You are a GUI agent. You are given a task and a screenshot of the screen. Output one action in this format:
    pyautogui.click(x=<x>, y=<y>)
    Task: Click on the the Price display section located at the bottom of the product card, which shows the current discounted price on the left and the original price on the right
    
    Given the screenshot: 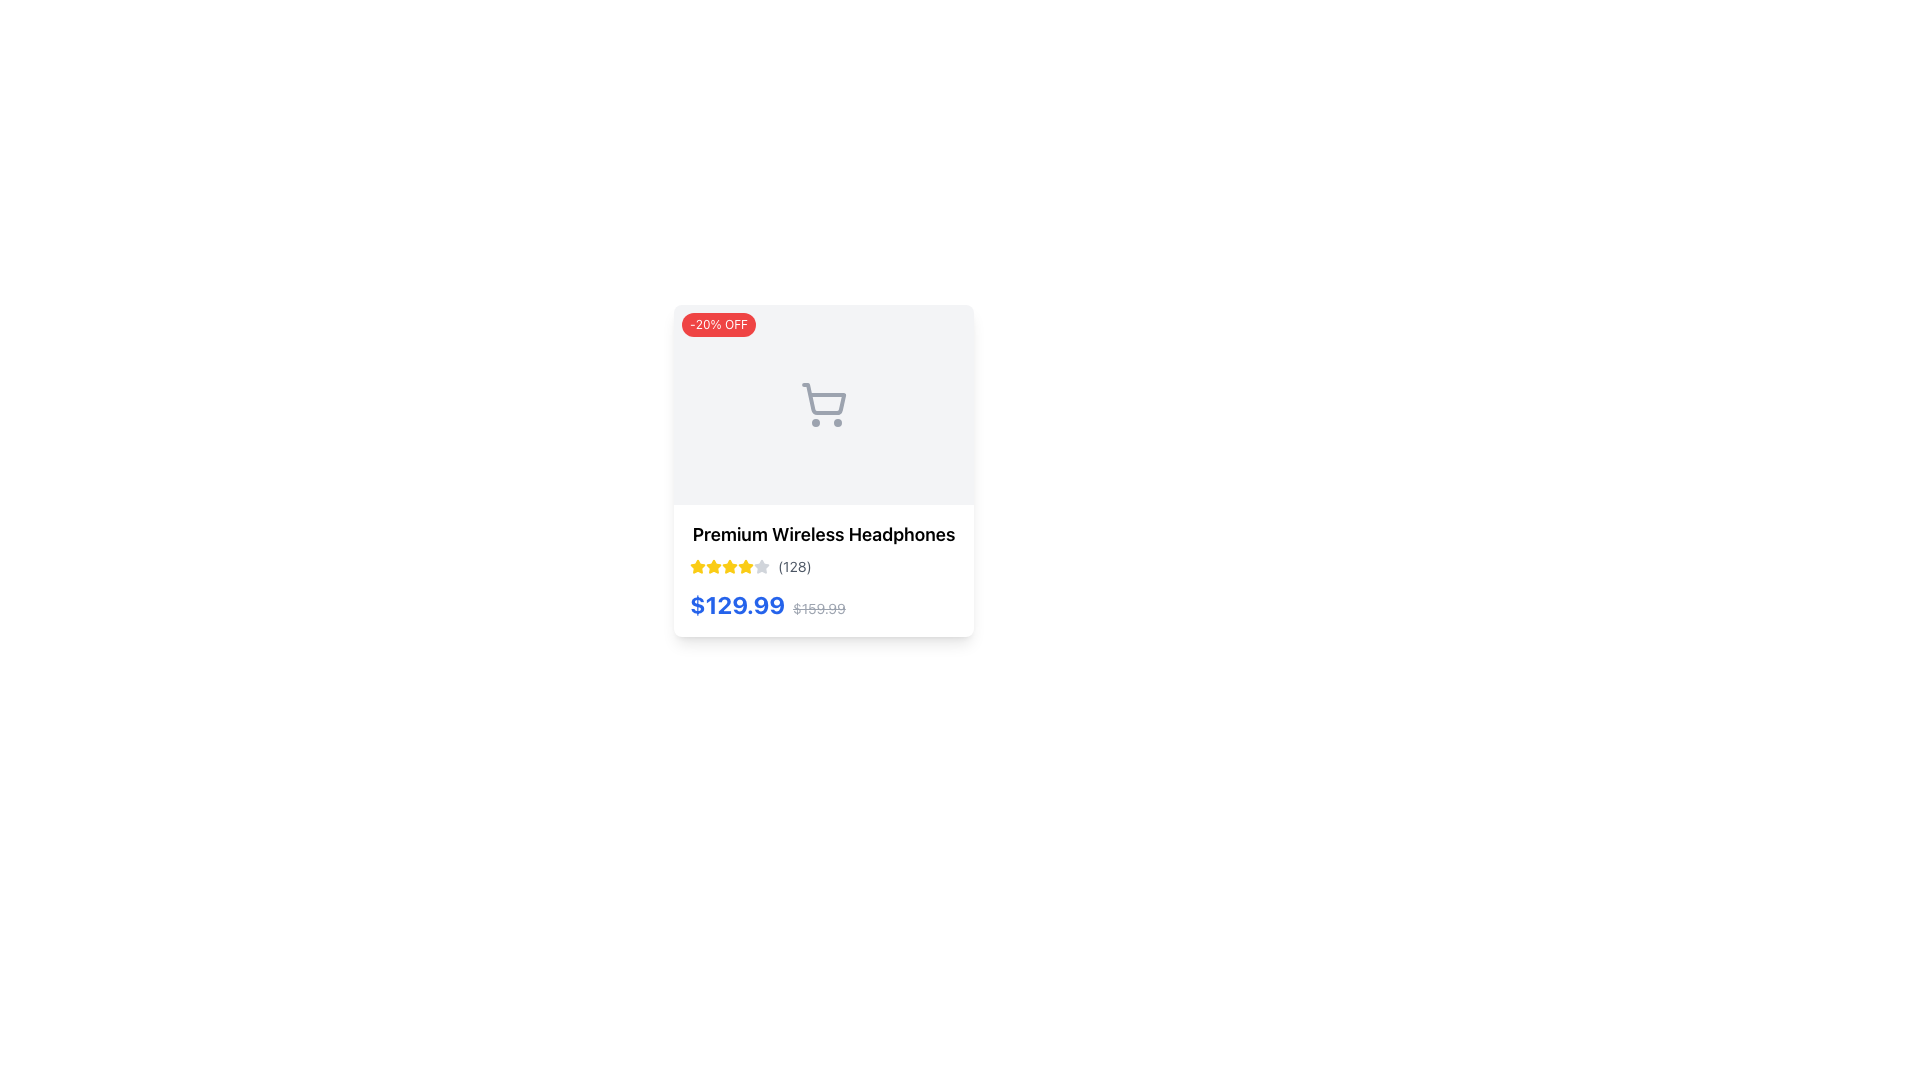 What is the action you would take?
    pyautogui.click(x=766, y=604)
    